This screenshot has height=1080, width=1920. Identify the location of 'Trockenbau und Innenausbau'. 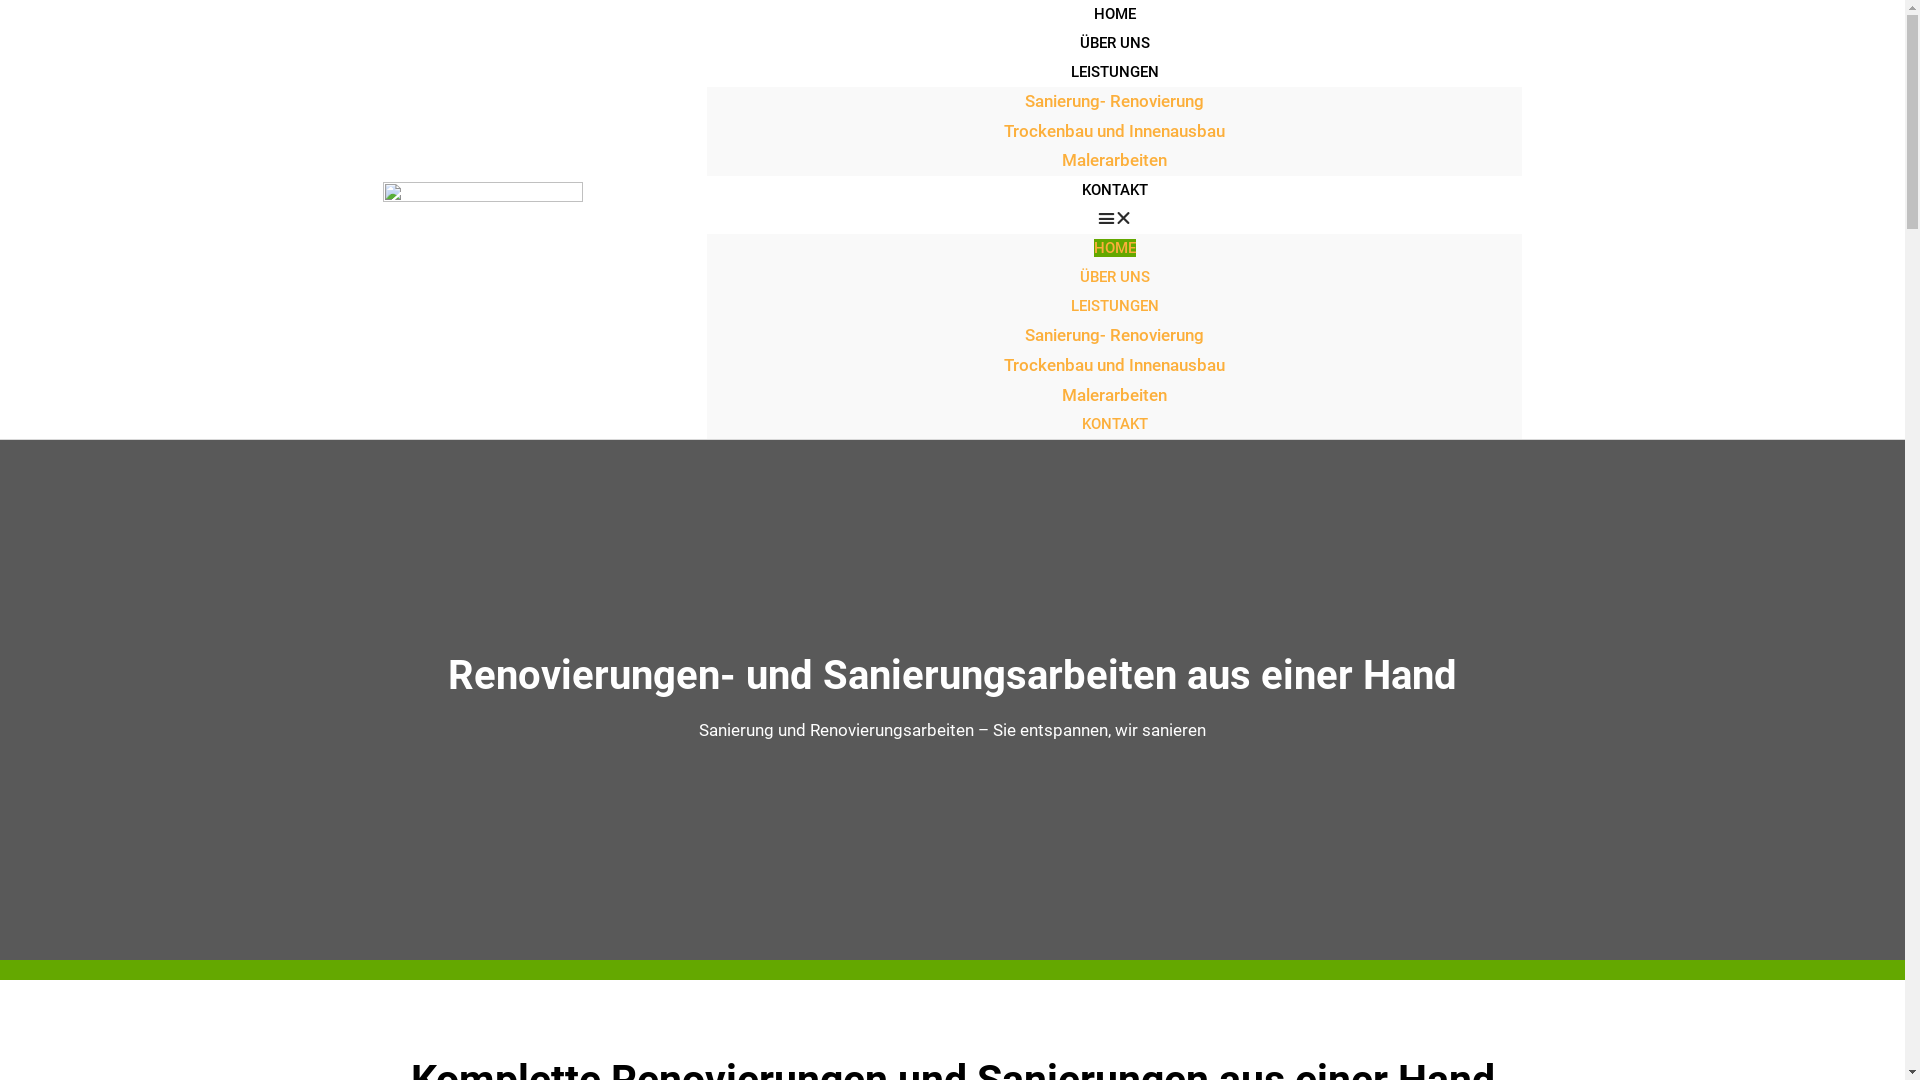
(1113, 131).